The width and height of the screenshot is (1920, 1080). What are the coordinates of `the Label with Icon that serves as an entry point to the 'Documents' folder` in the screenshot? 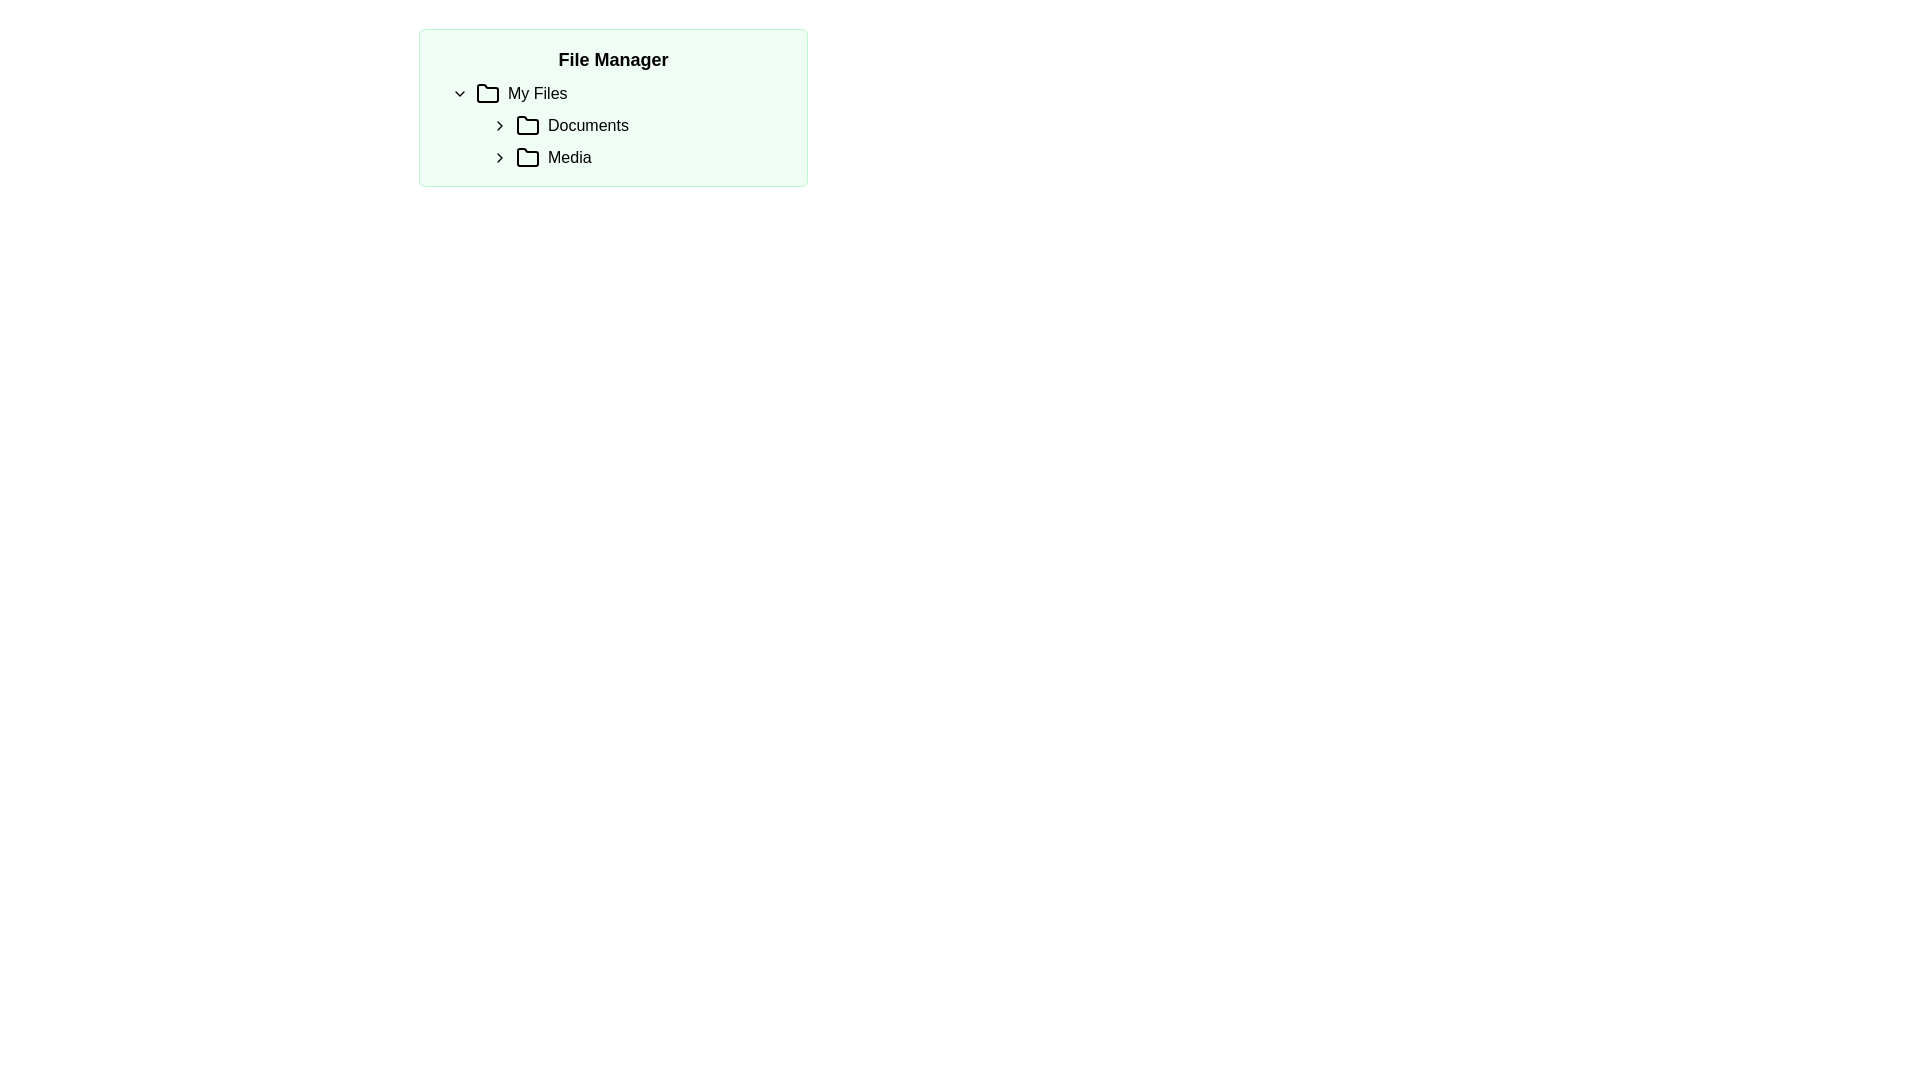 It's located at (571, 126).